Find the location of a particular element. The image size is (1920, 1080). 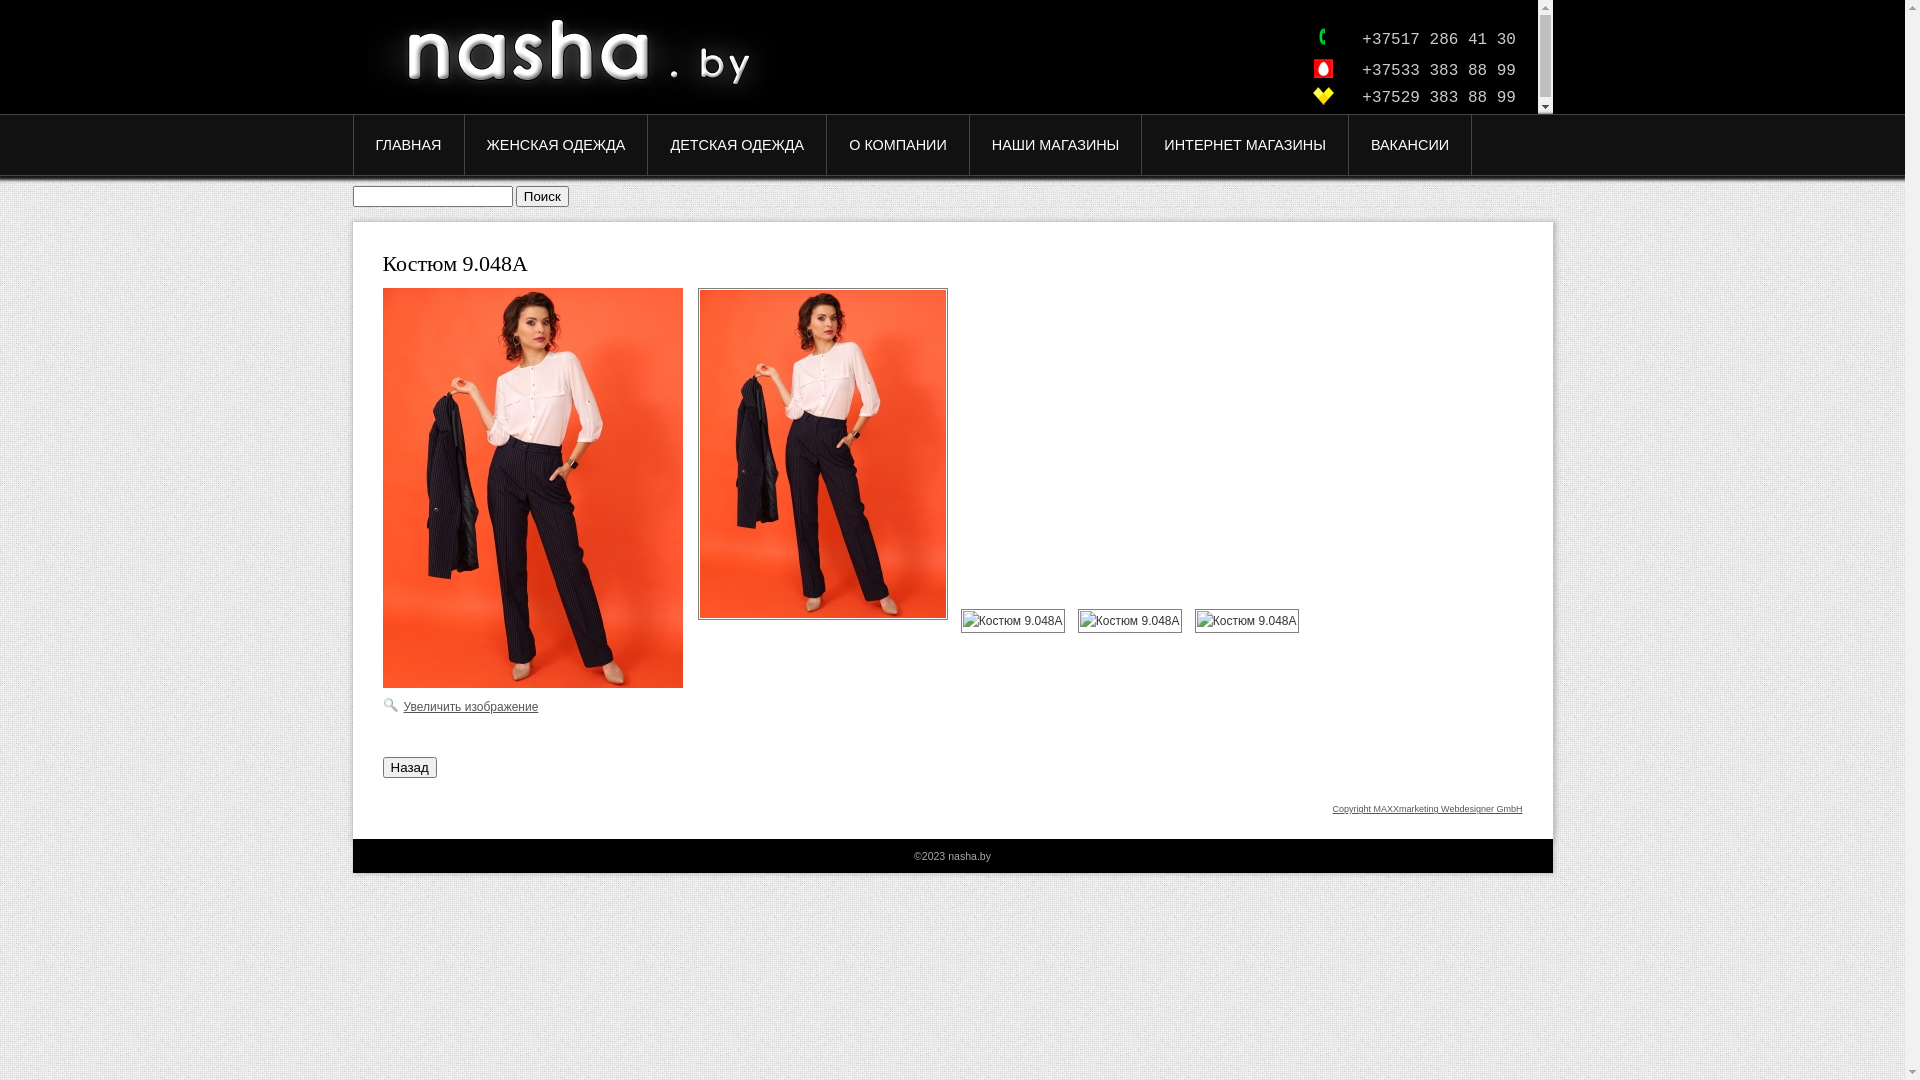

'Copyright MAXXmarketing Webdesigner GmbH' is located at coordinates (1333, 808).